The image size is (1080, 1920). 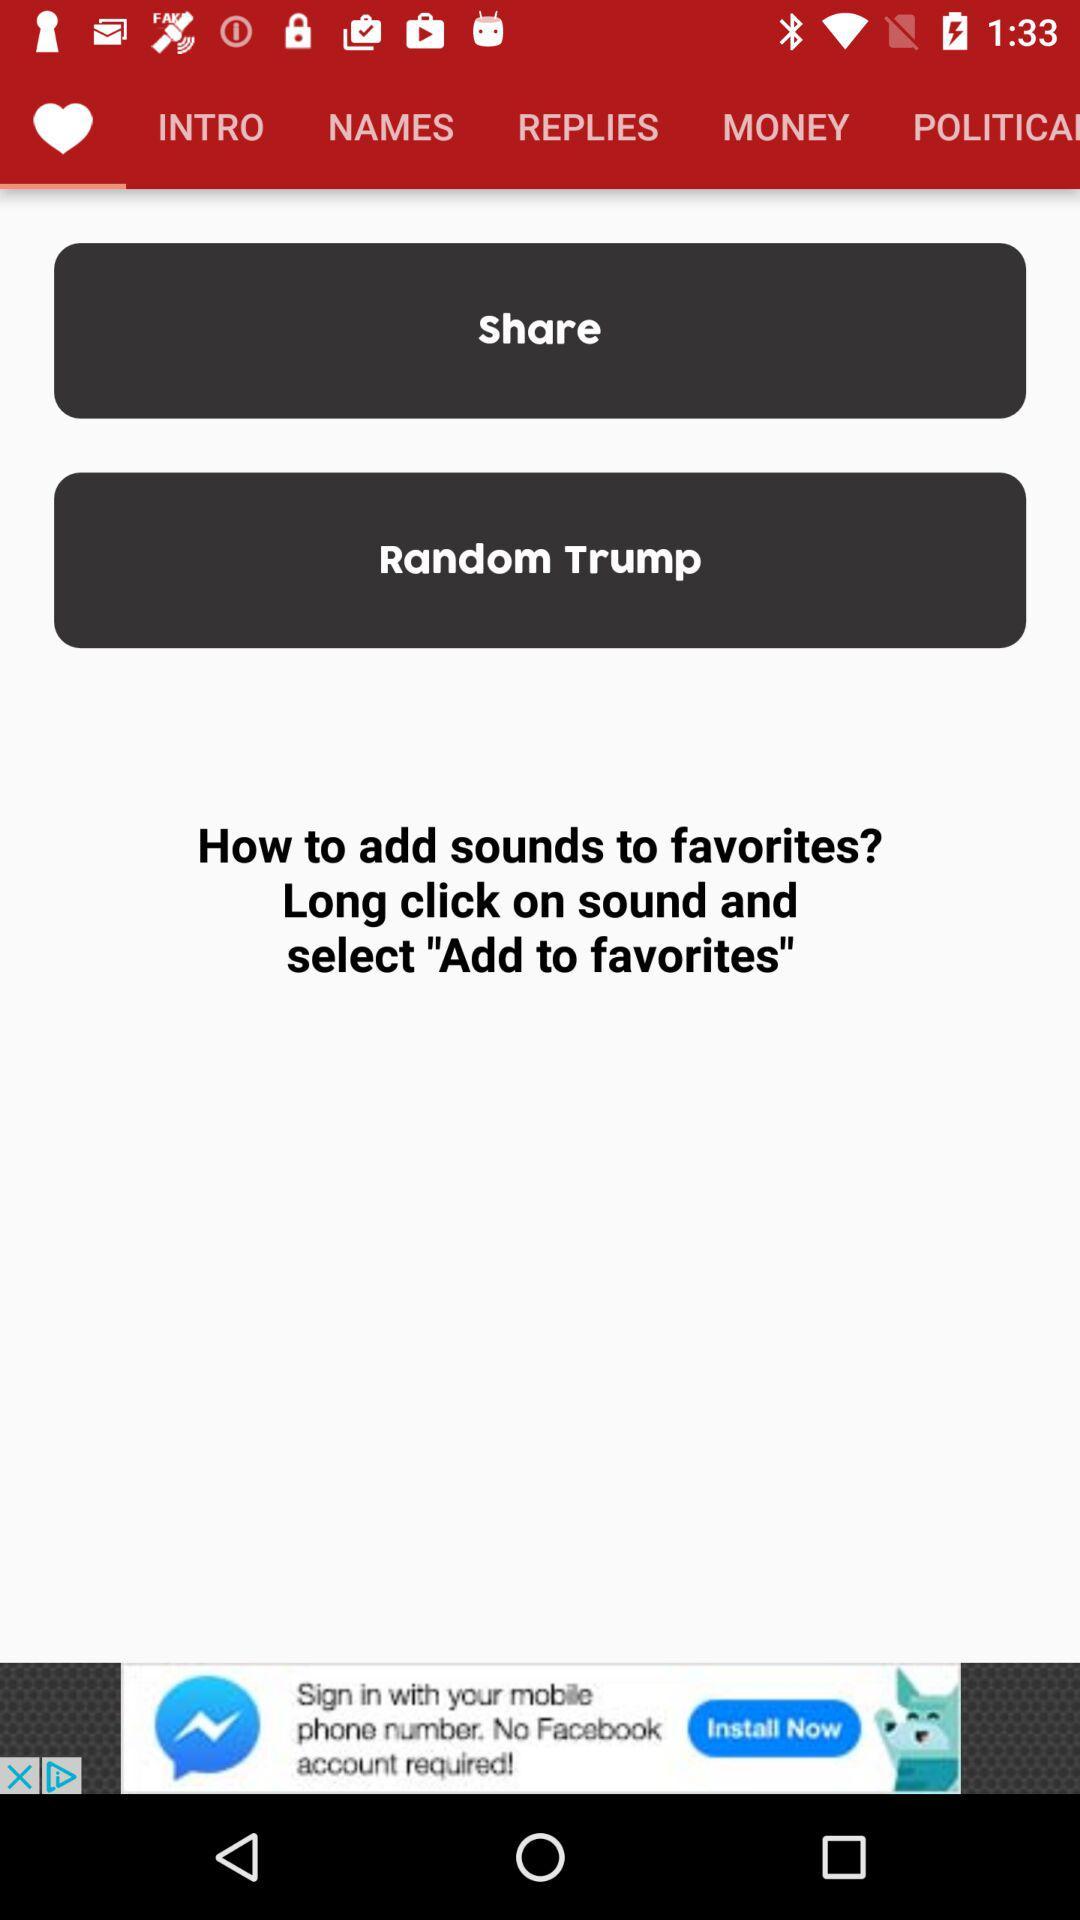 I want to click on pop-up advertisement, so click(x=540, y=1727).